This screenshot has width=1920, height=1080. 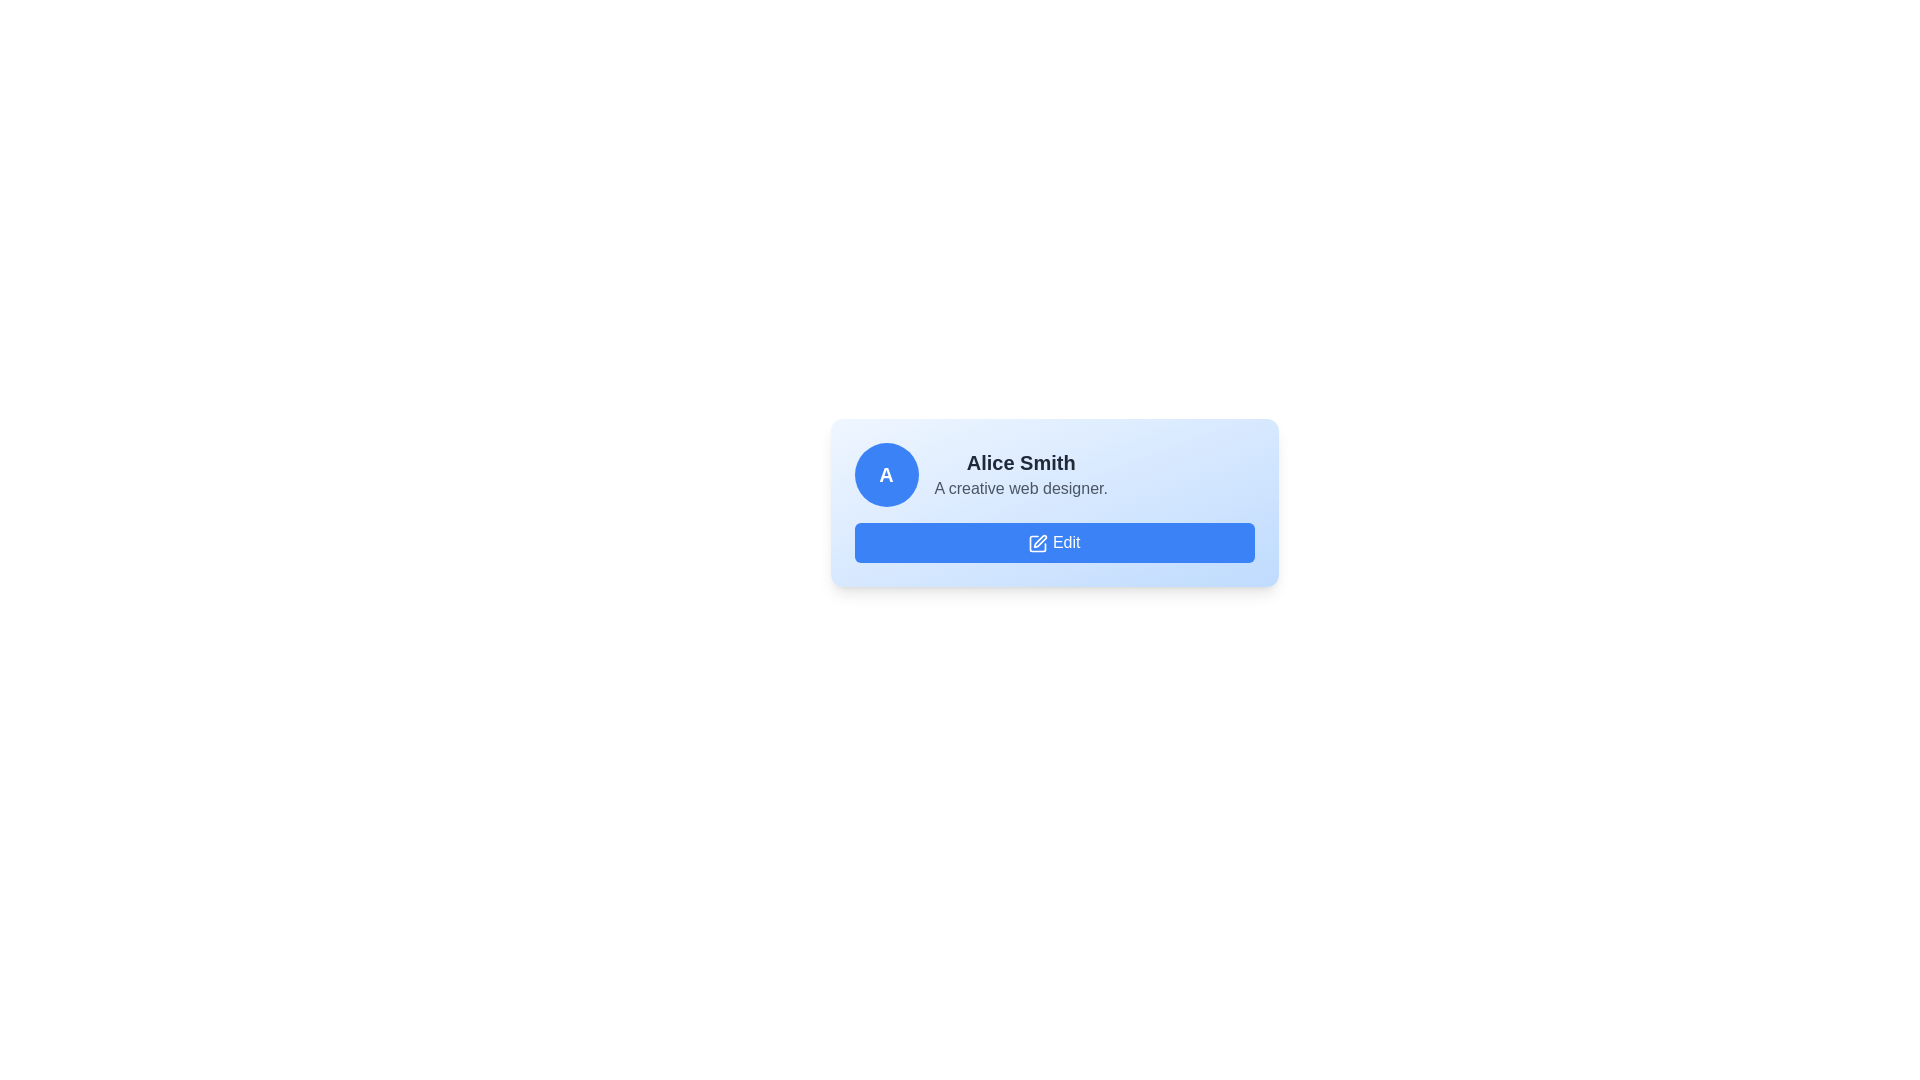 What do you see at coordinates (1040, 541) in the screenshot?
I see `the 'Edit' button located beneath 'Alice Smith'` at bounding box center [1040, 541].